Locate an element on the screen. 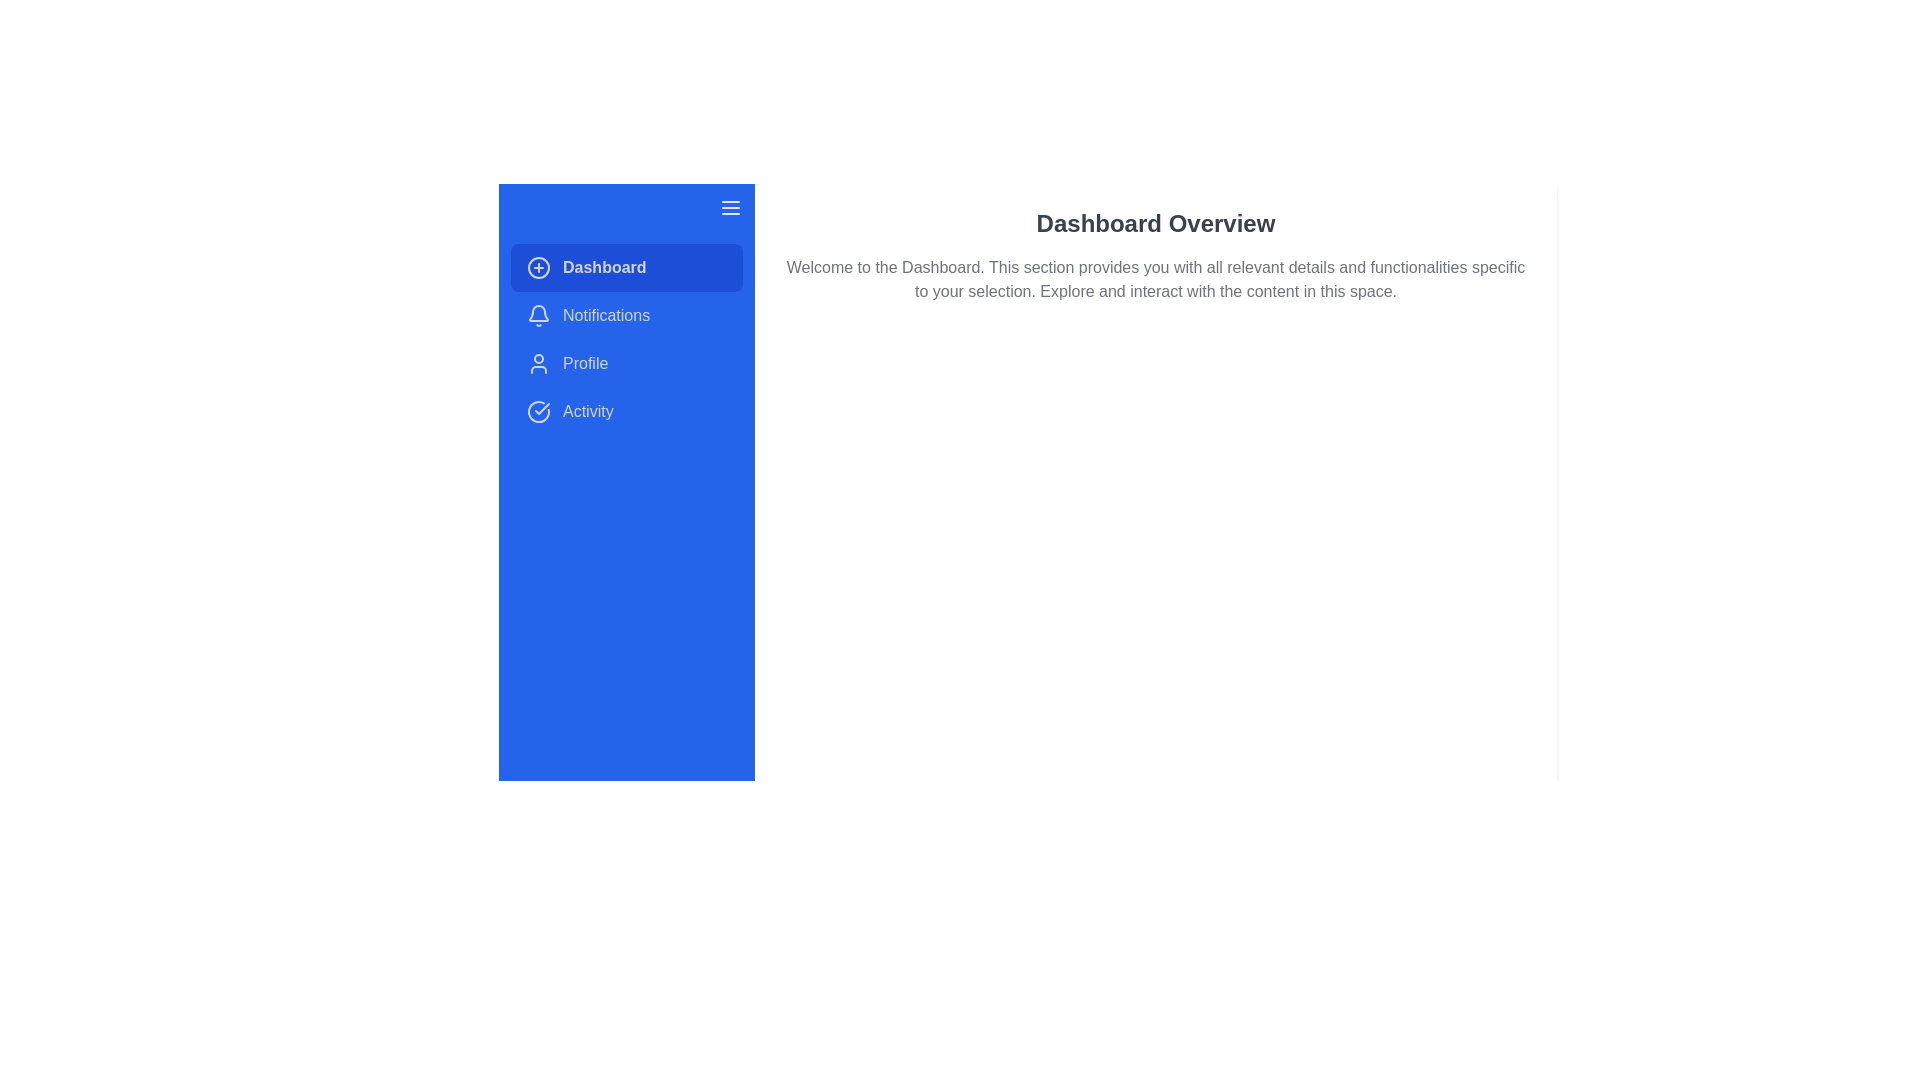 The width and height of the screenshot is (1920, 1080). the menu item Dashboard by clicking on it is located at coordinates (626, 266).